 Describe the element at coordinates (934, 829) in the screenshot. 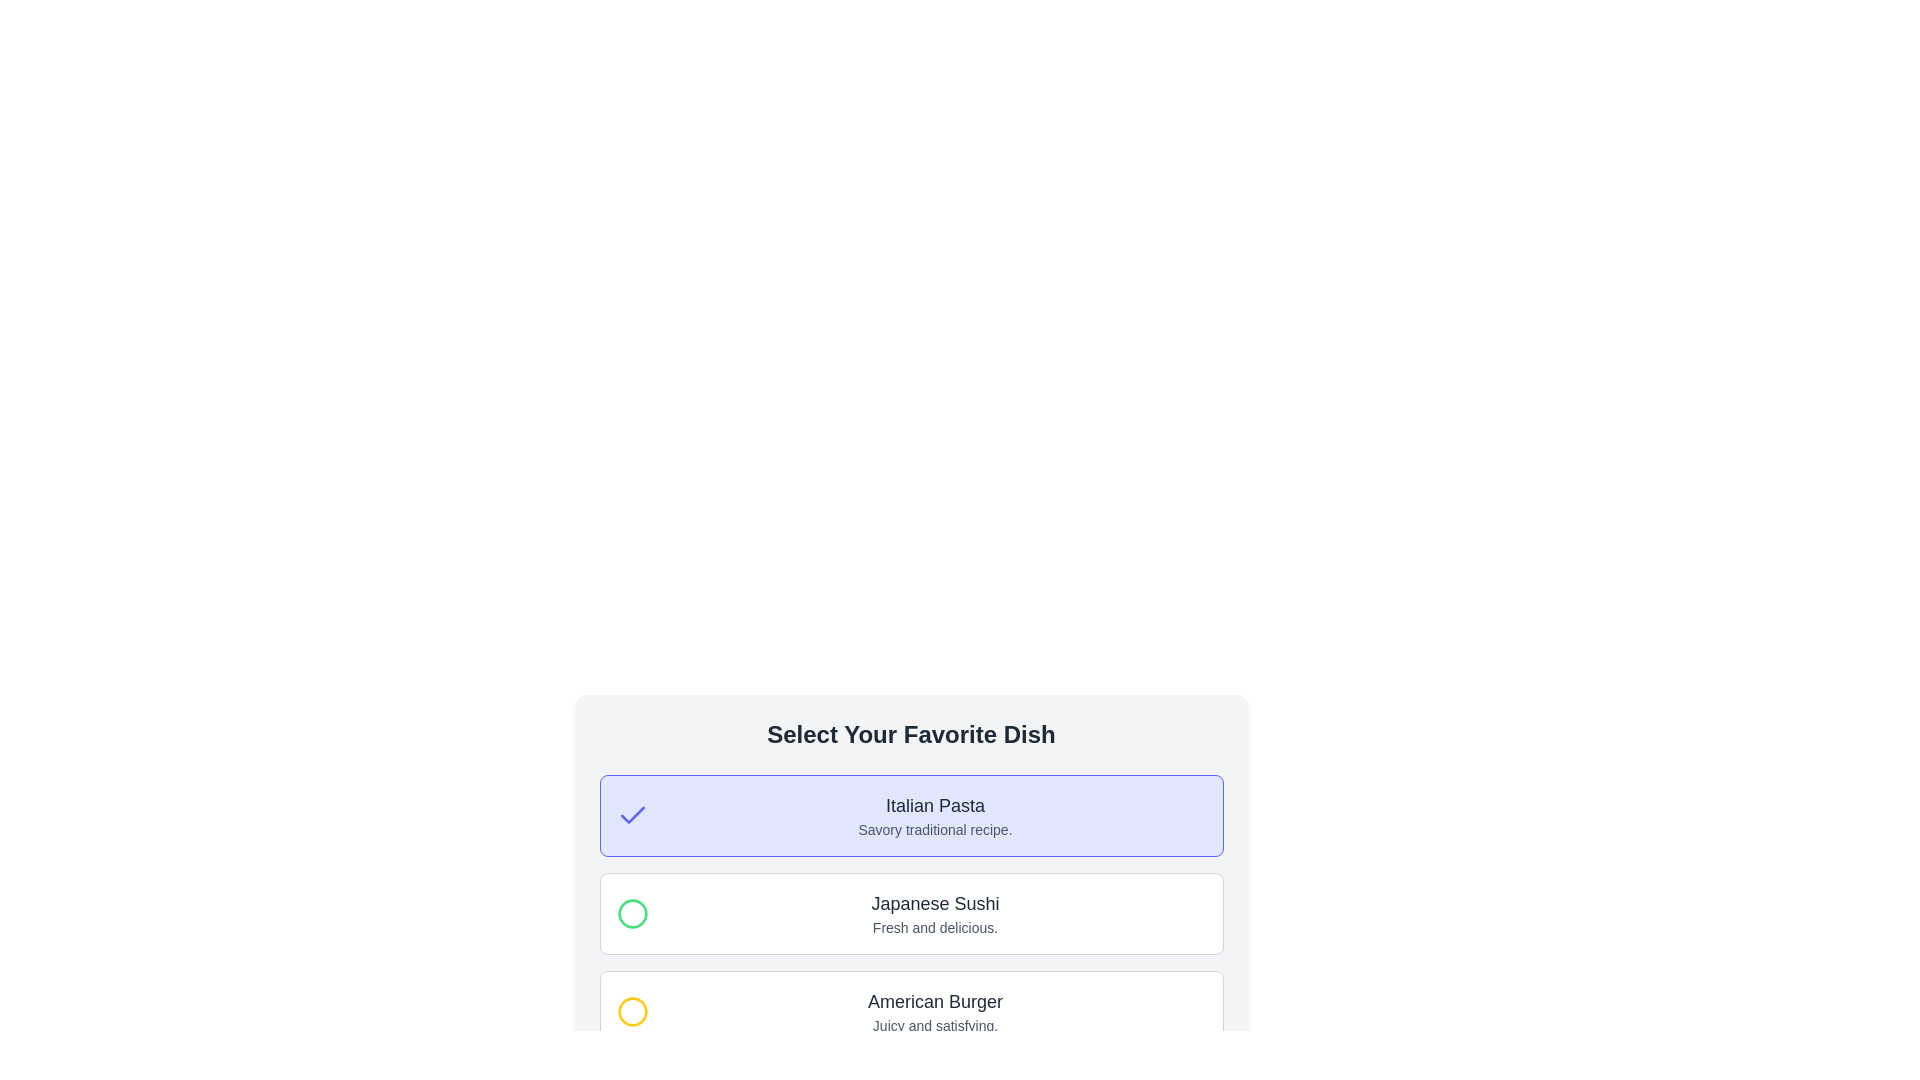

I see `textual content 'Savory traditional recipe.' which is styled in a small, gray font and positioned directly below the larger title 'Italian Pasta.'` at that location.